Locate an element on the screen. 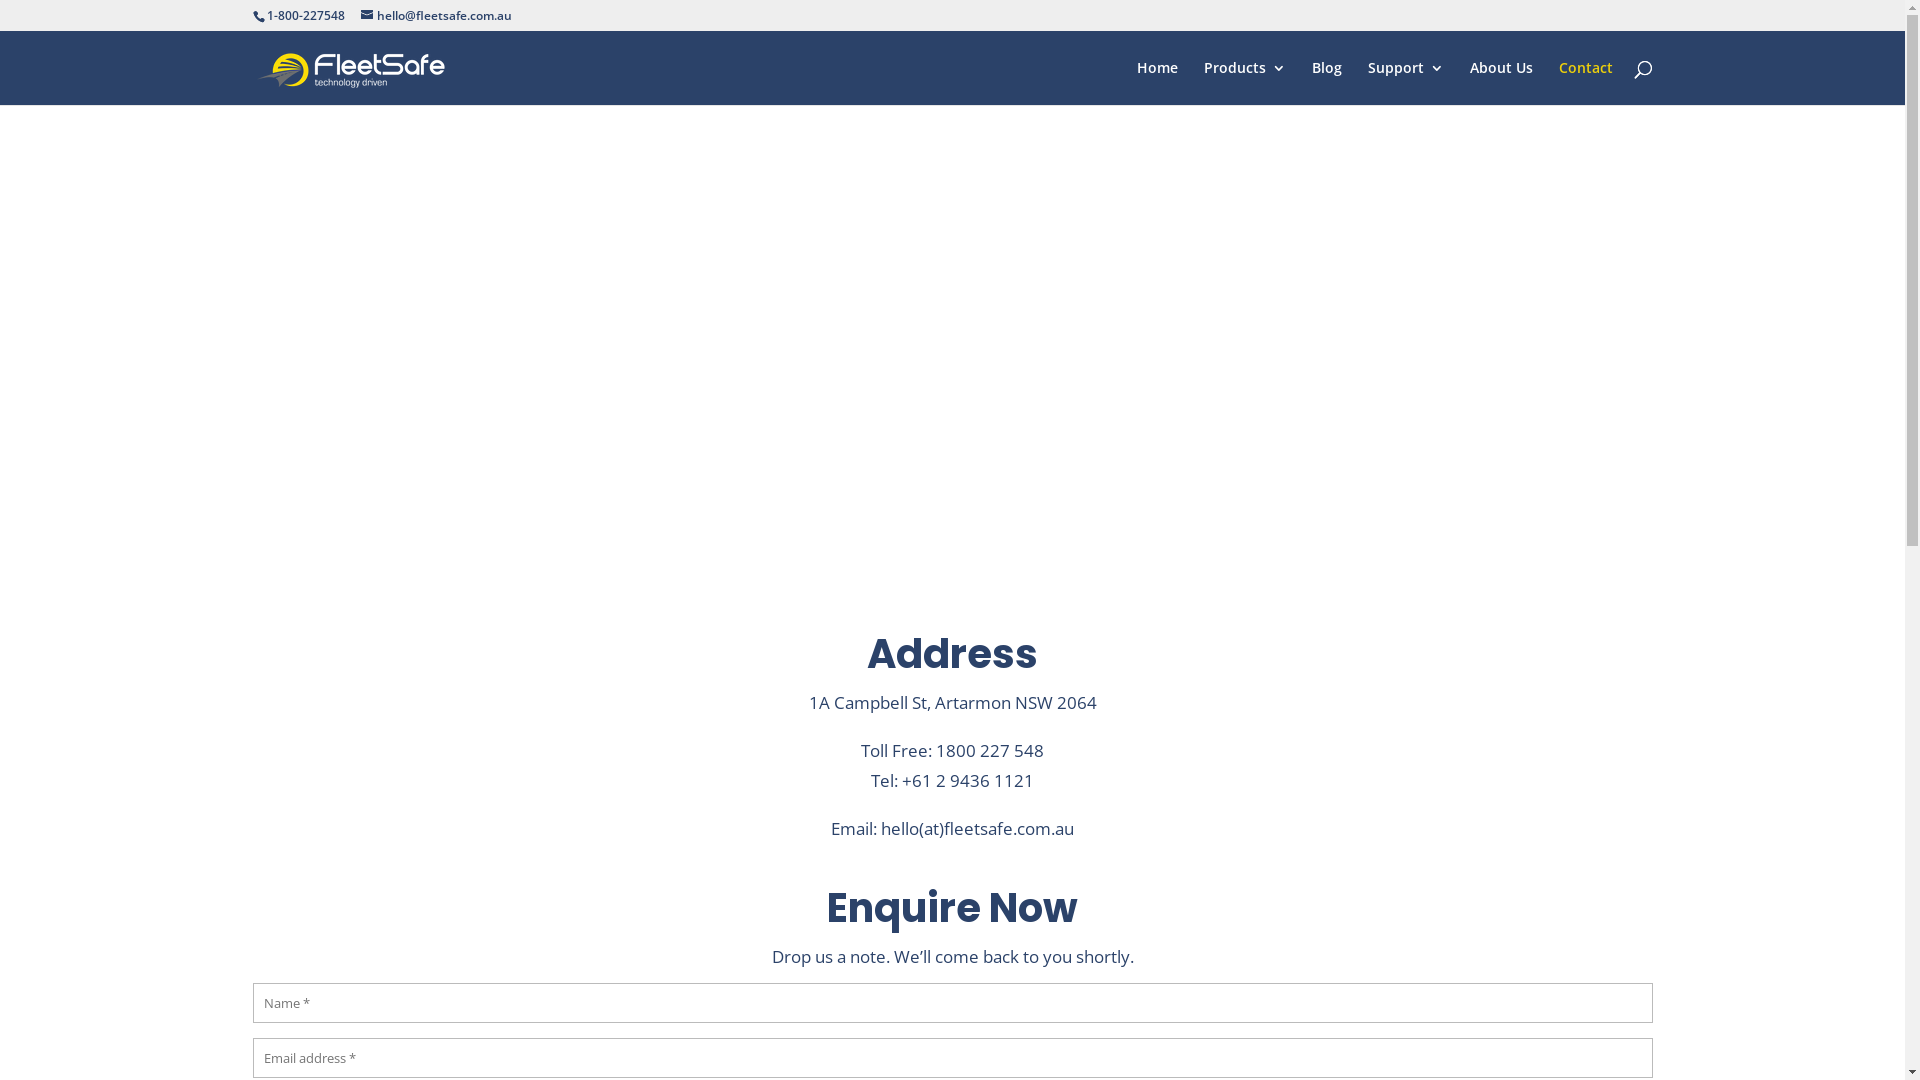 The width and height of the screenshot is (1920, 1080). 'Contact' is located at coordinates (1557, 82).